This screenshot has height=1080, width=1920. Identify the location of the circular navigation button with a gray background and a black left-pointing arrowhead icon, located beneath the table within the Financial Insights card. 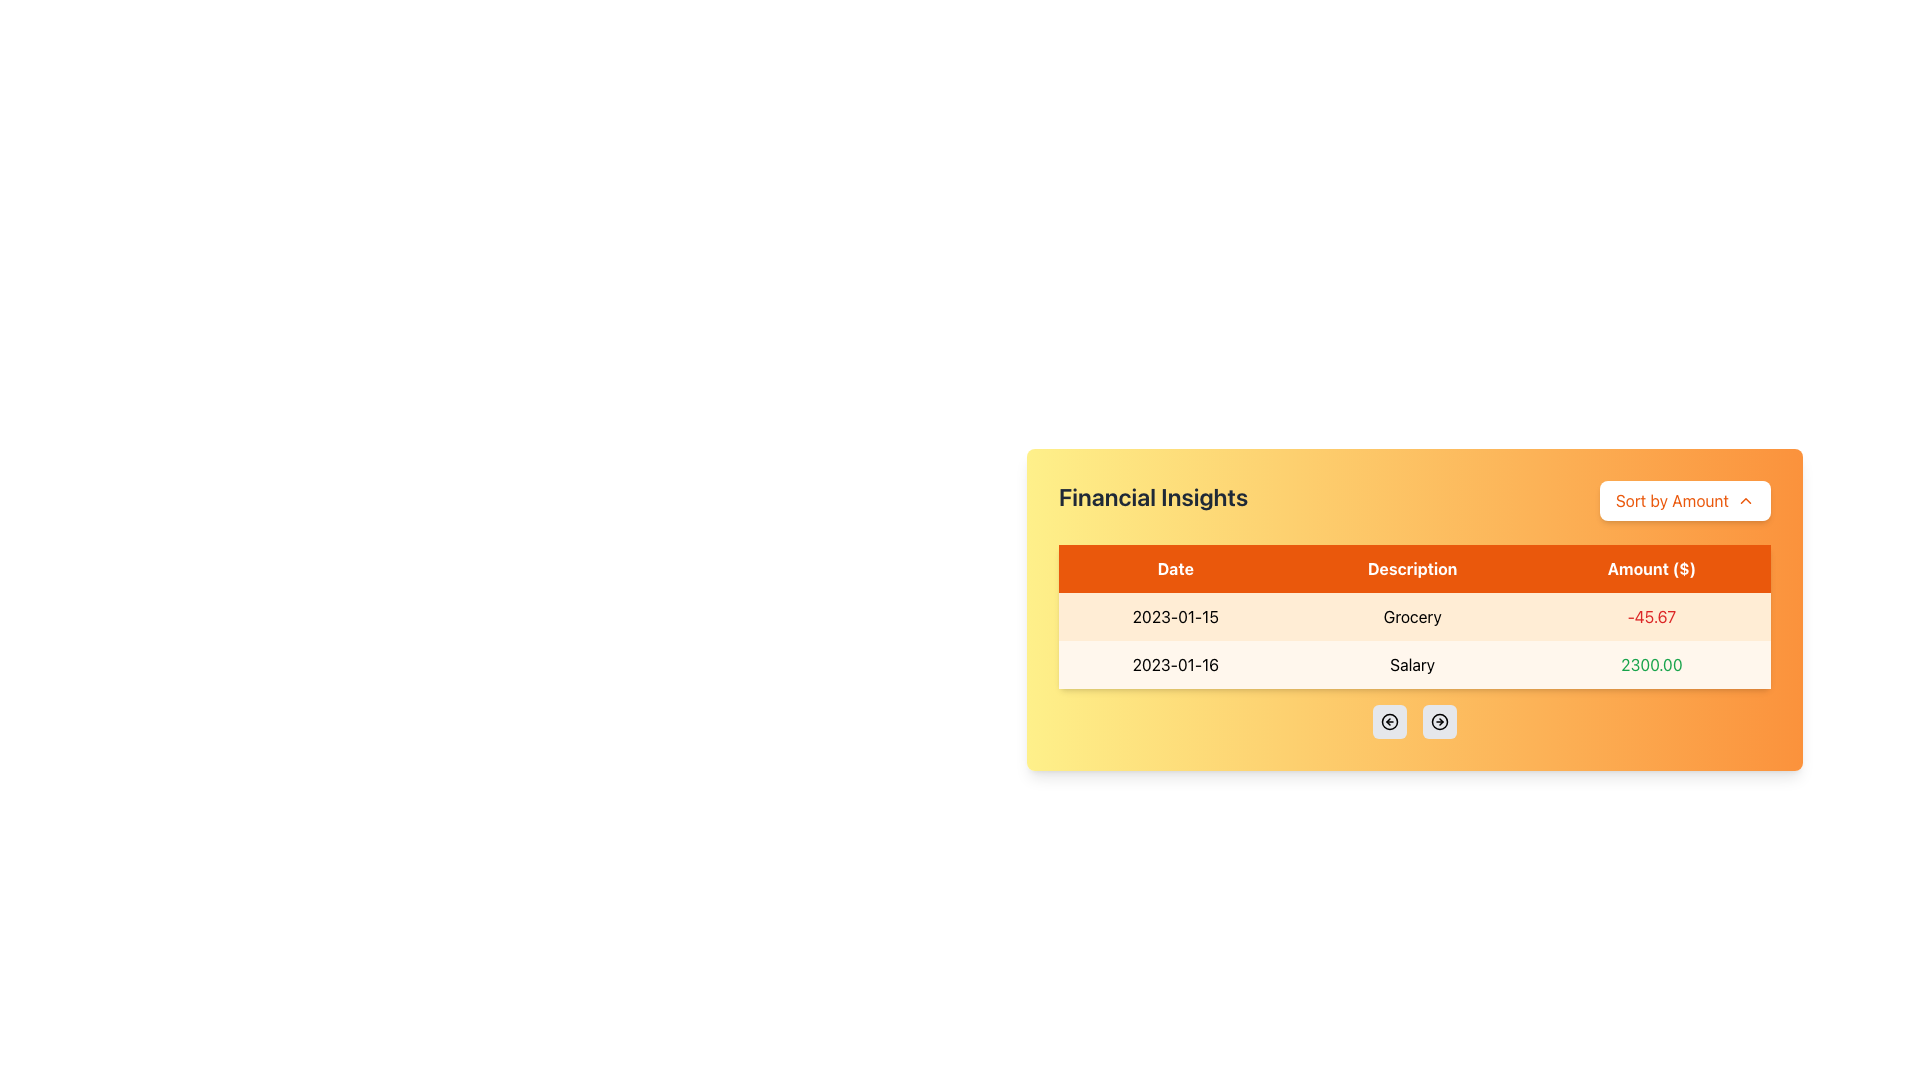
(1389, 721).